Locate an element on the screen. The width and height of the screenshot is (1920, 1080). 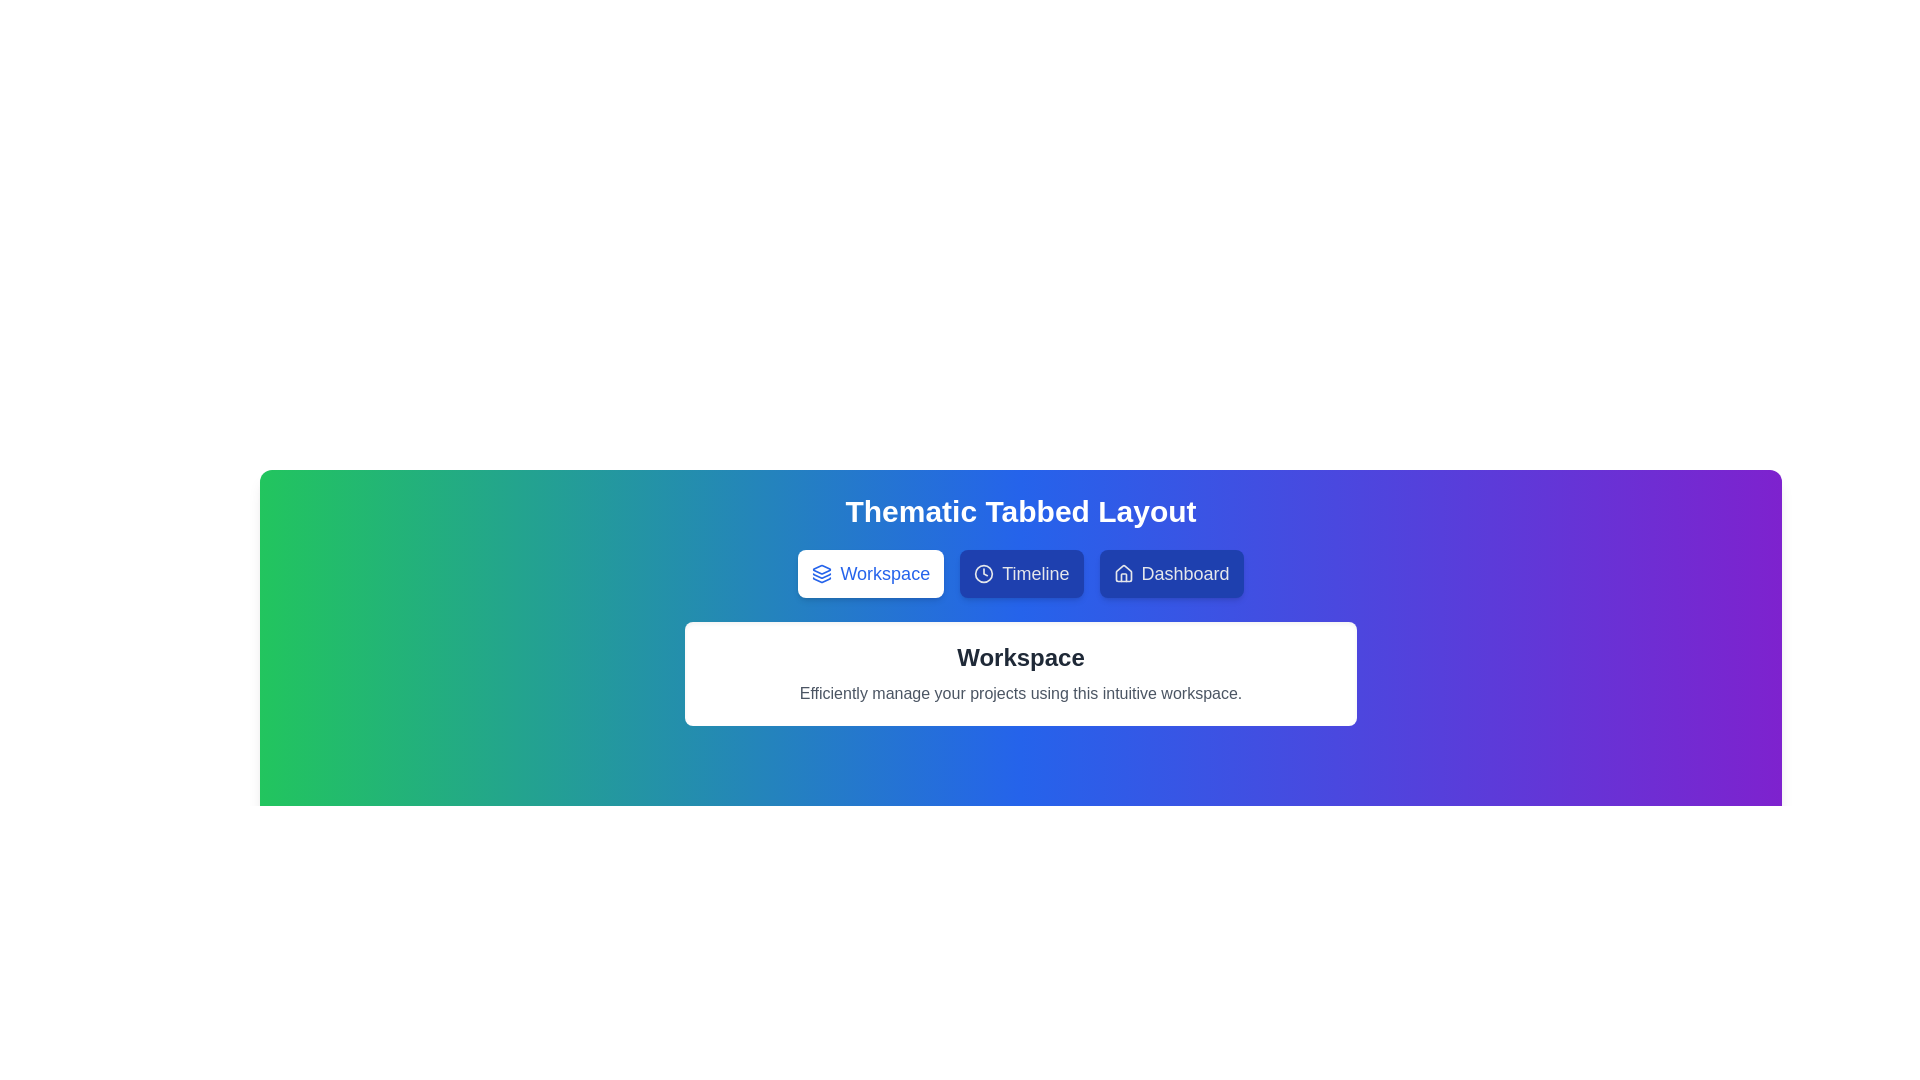
the decorative 'Workspace' icon located on the left side of the first button in the top navigation area is located at coordinates (822, 574).